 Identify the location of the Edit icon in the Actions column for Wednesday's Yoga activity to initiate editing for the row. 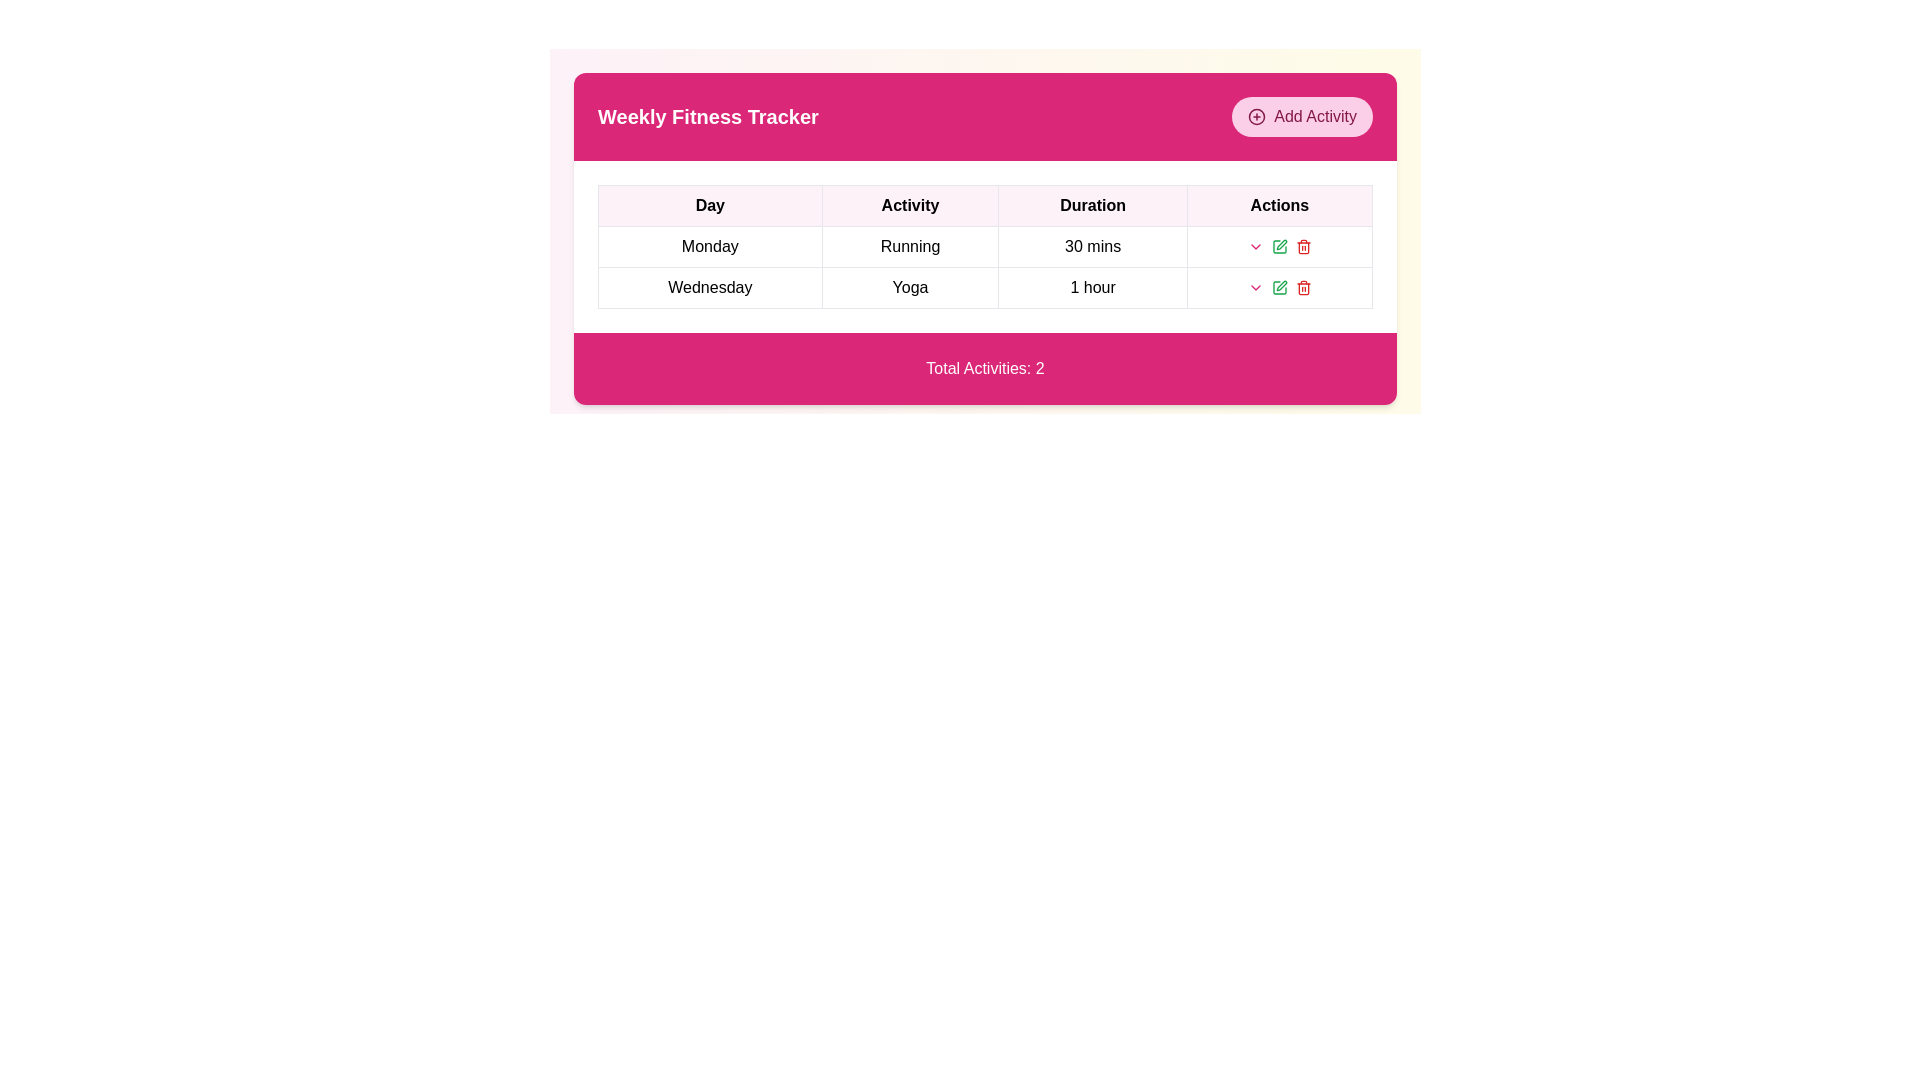
(1281, 244).